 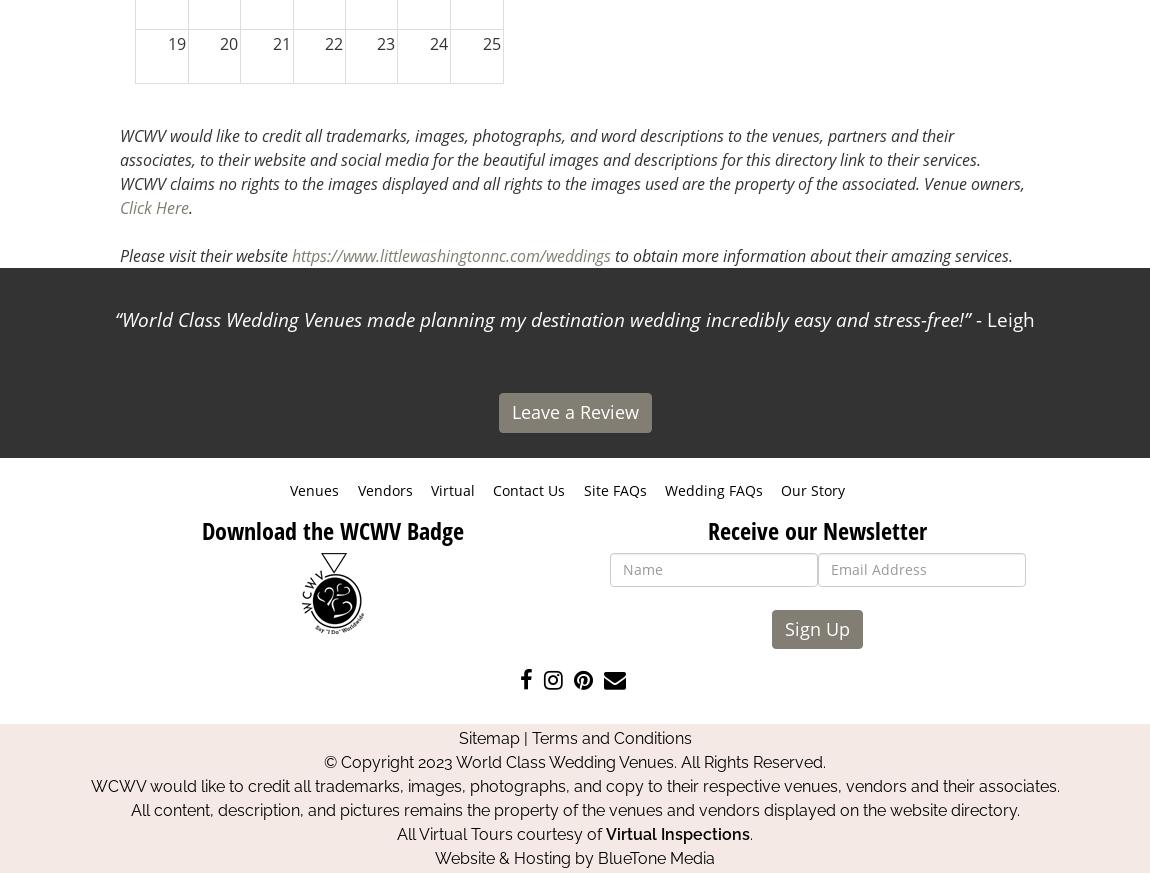 What do you see at coordinates (270, 107) in the screenshot?
I see `'28'` at bounding box center [270, 107].